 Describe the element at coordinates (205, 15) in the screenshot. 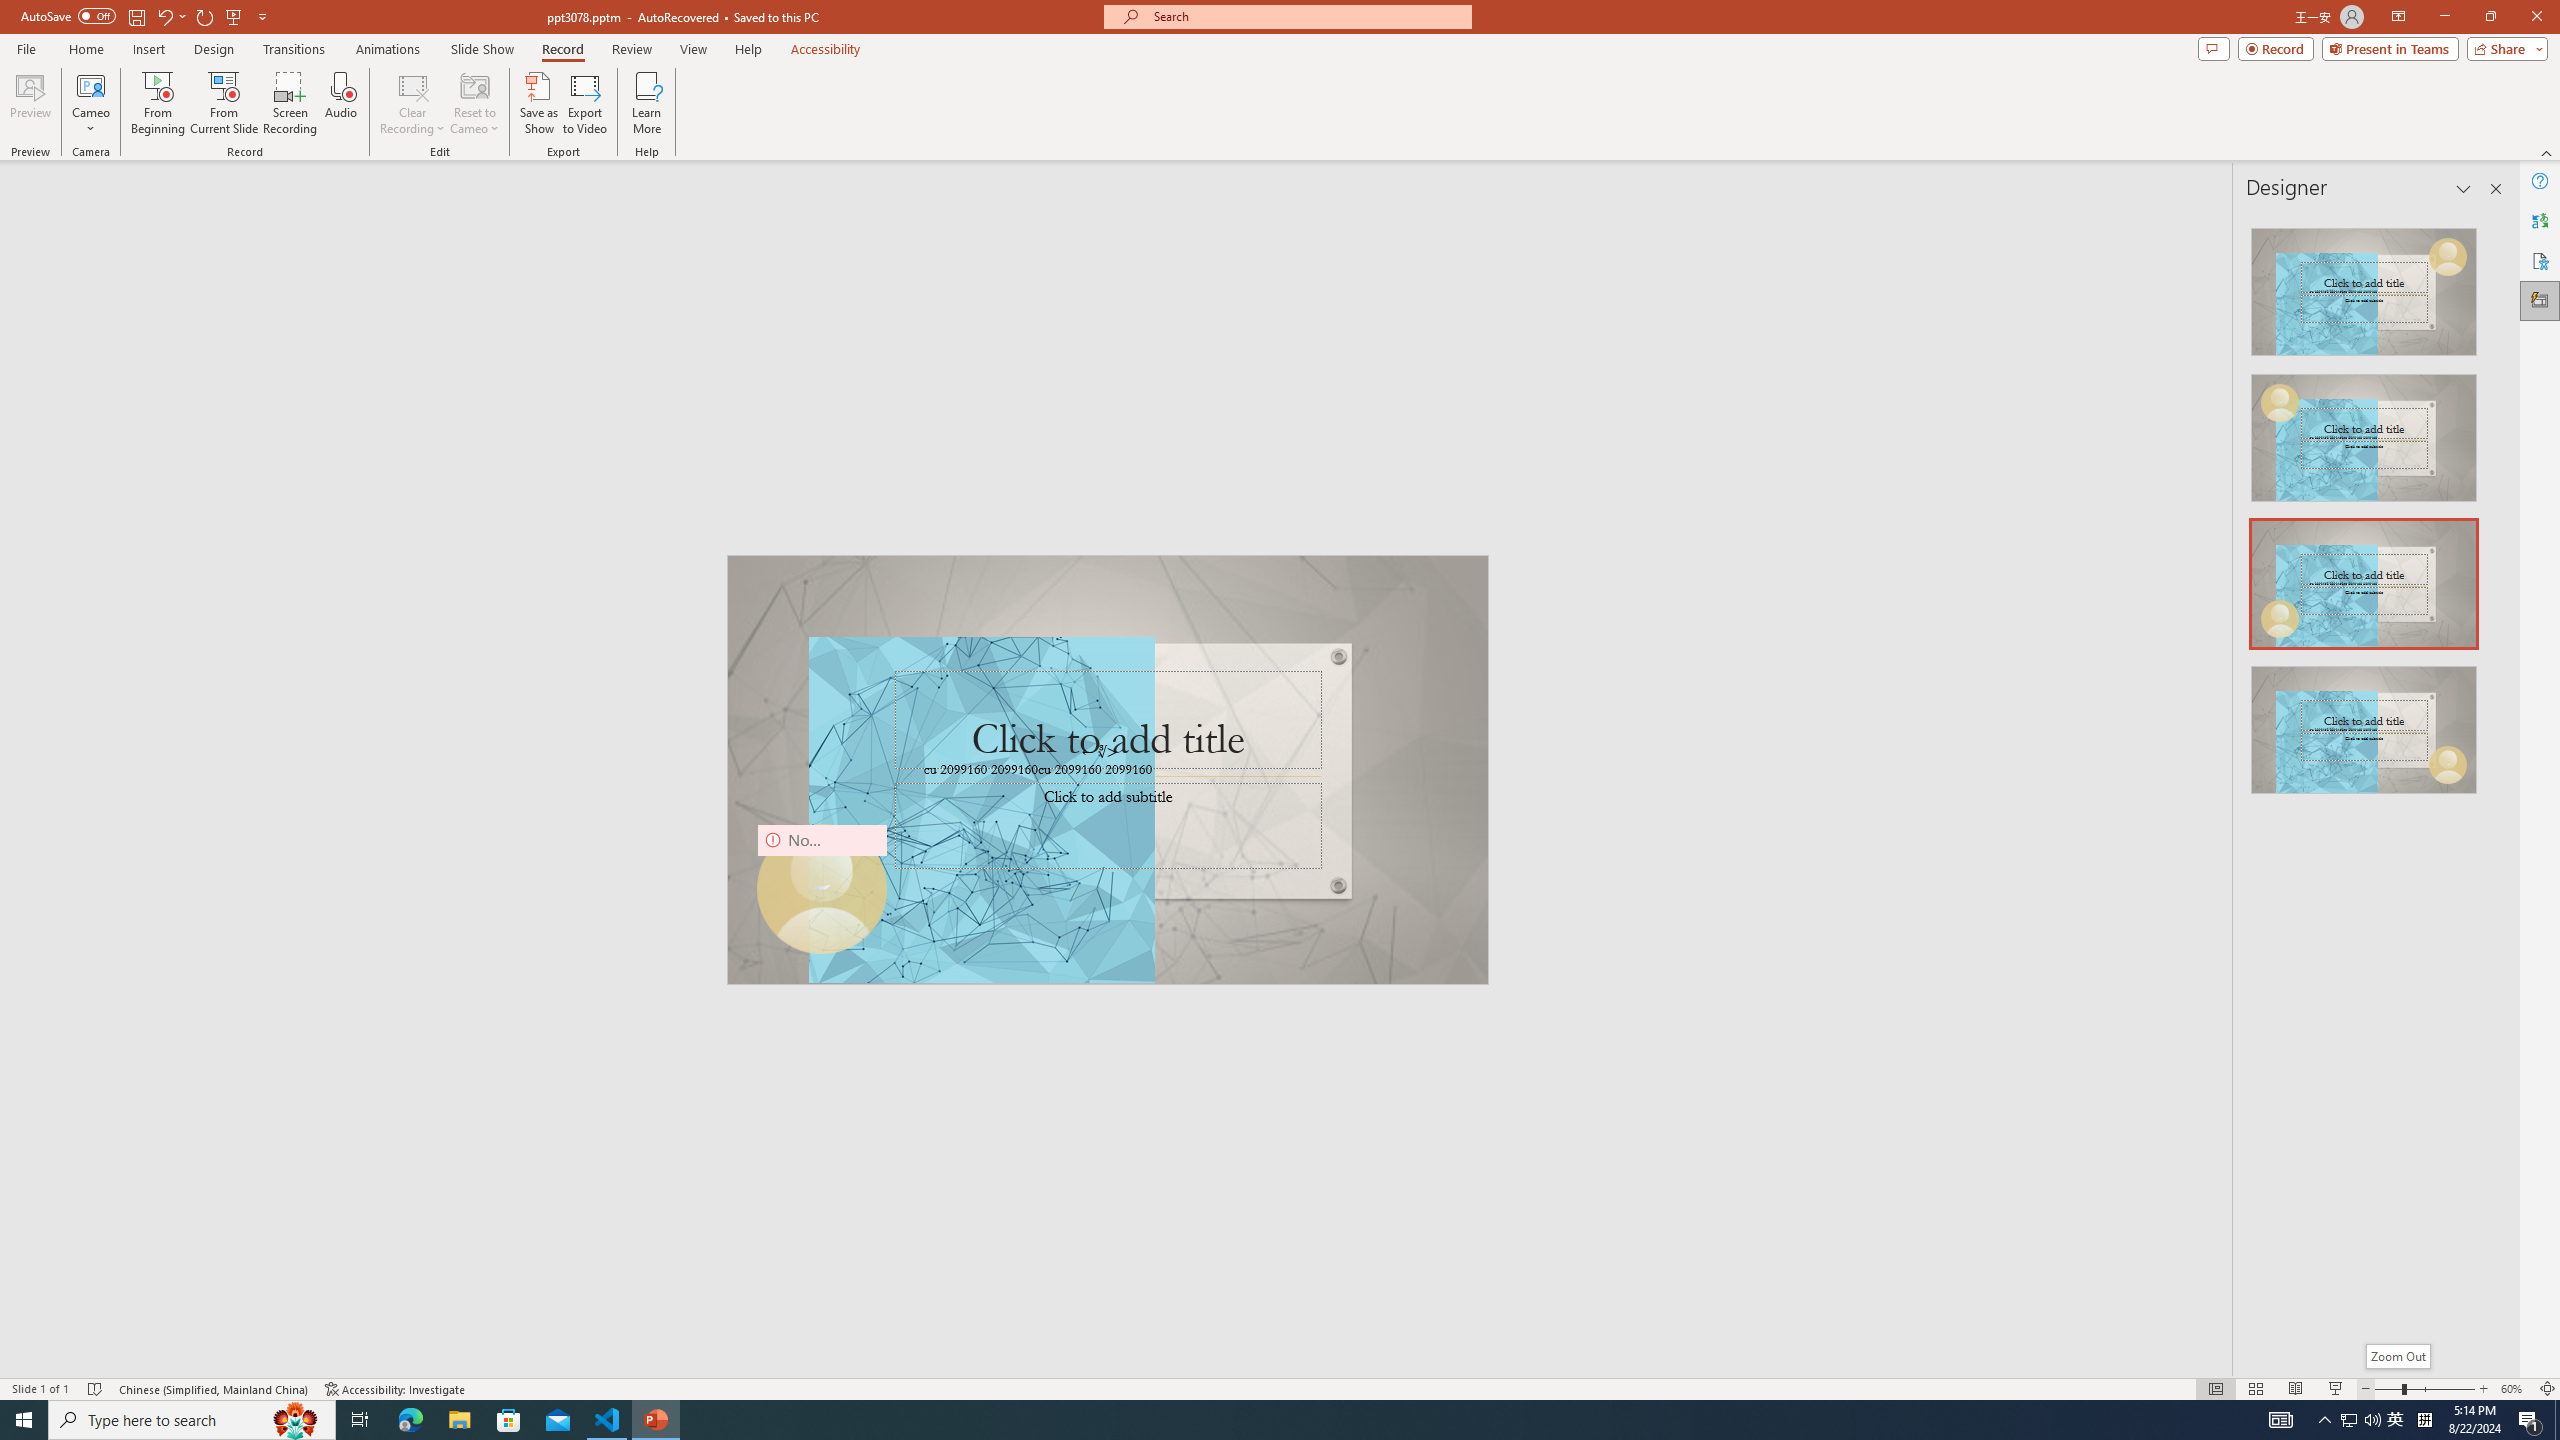

I see `'Redo'` at that location.